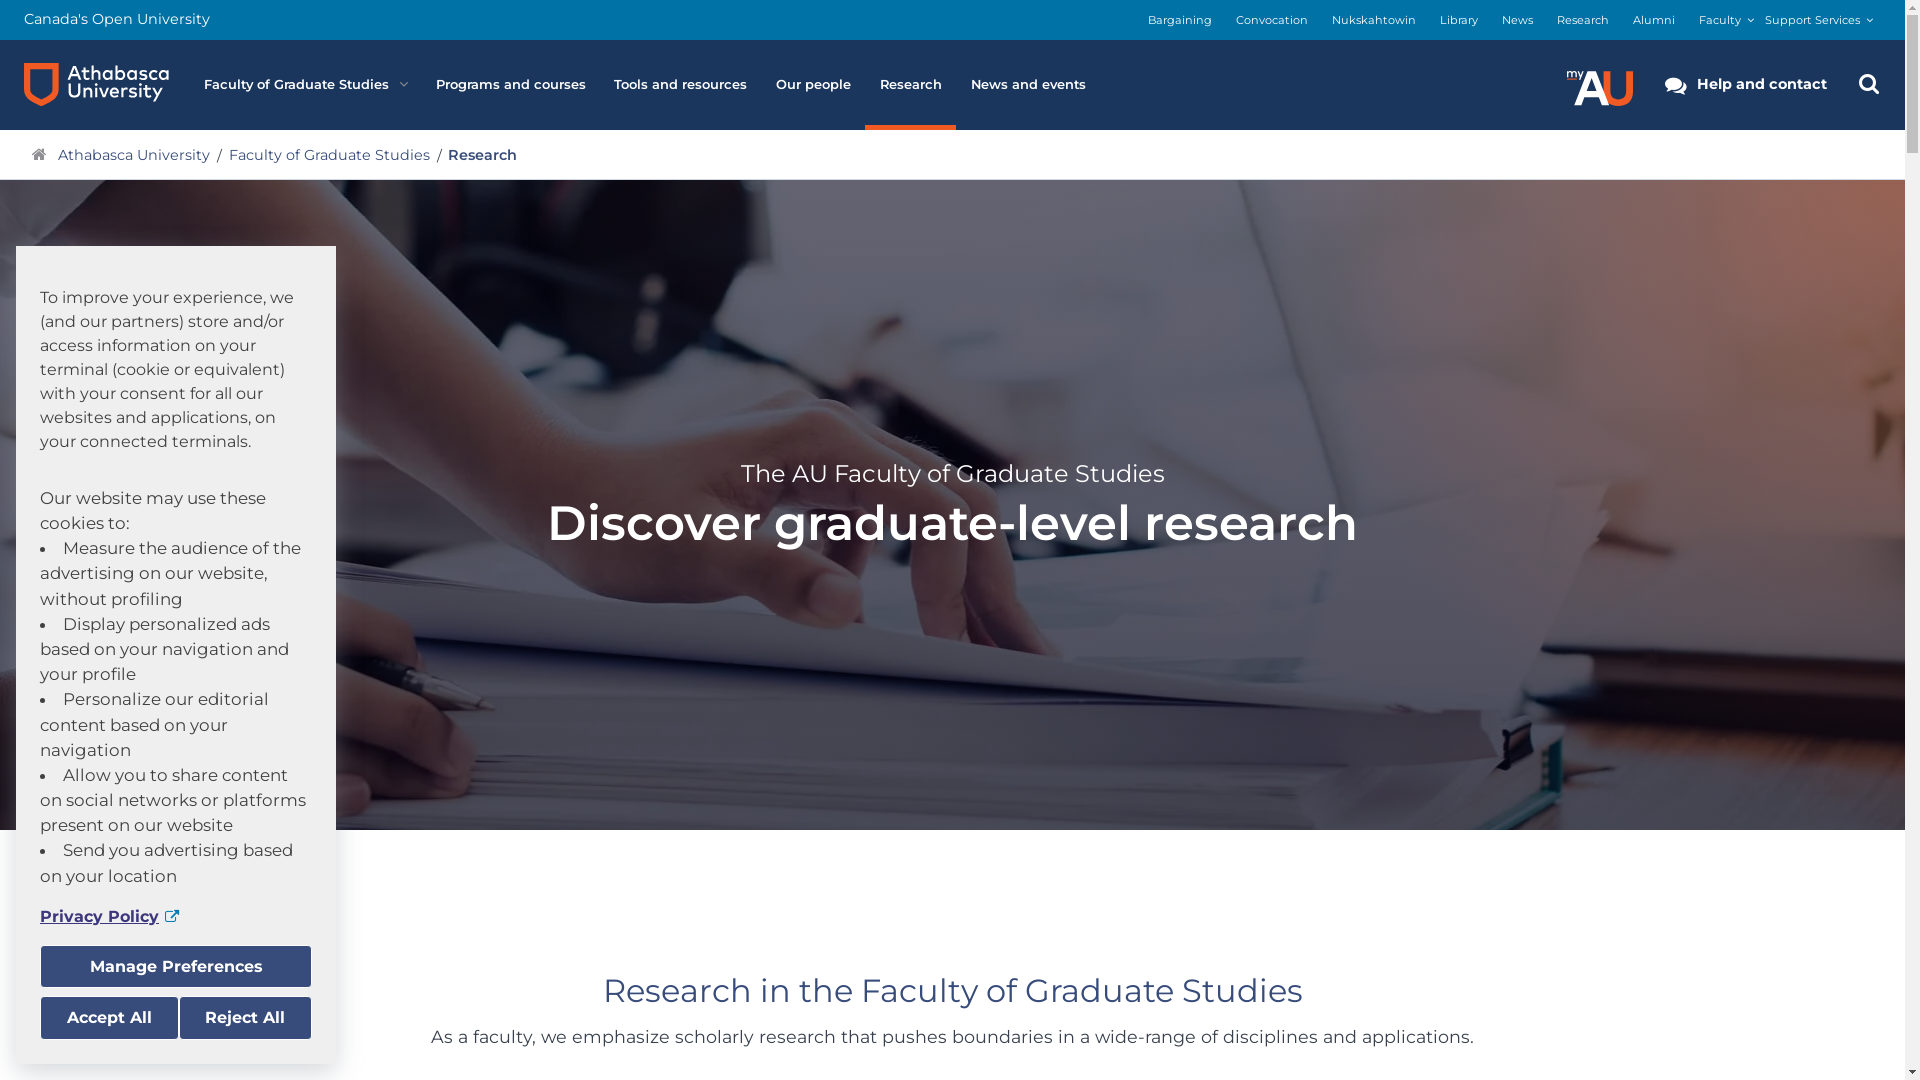 The width and height of the screenshot is (1920, 1080). Describe the element at coordinates (1459, 20) in the screenshot. I see `'Library'` at that location.